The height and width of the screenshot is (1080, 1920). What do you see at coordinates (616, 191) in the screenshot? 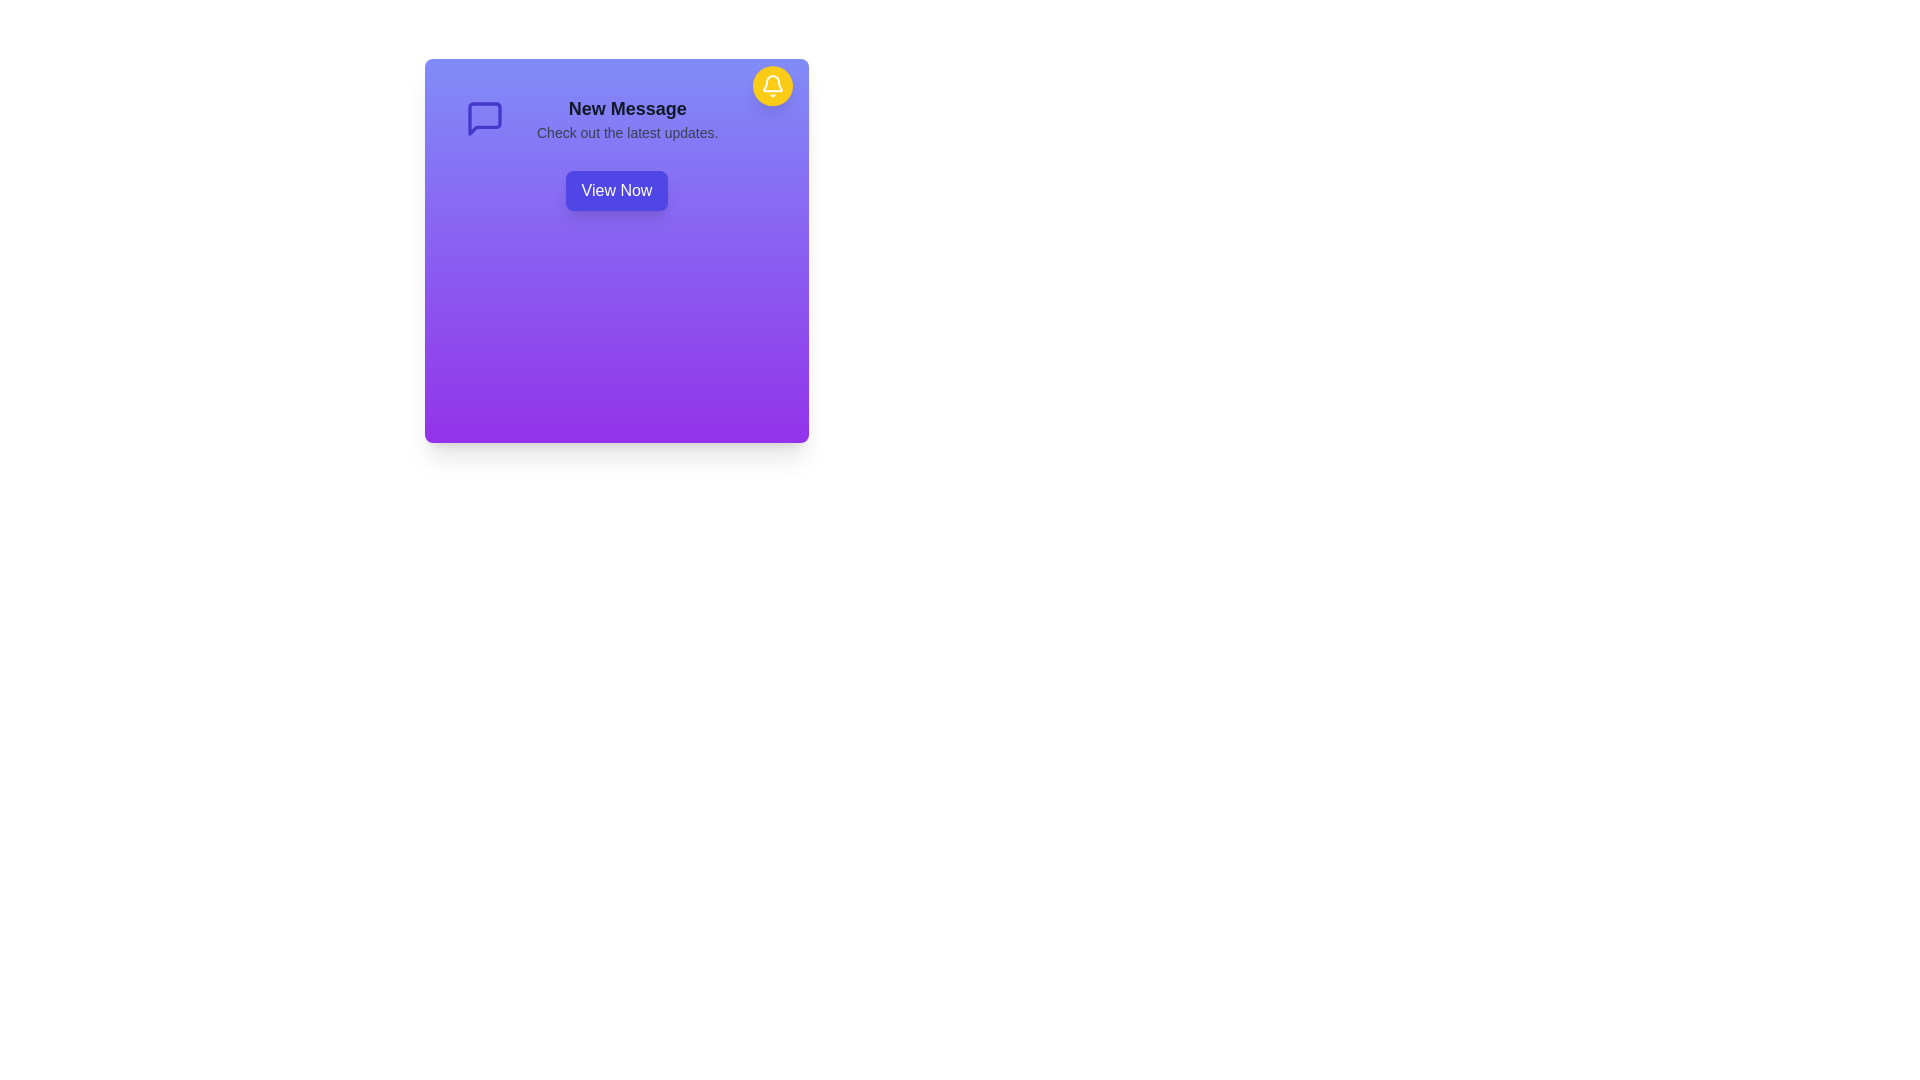
I see `the 'View Now' button which features white text on a blue background with rounded corners to trigger its visual state change` at bounding box center [616, 191].